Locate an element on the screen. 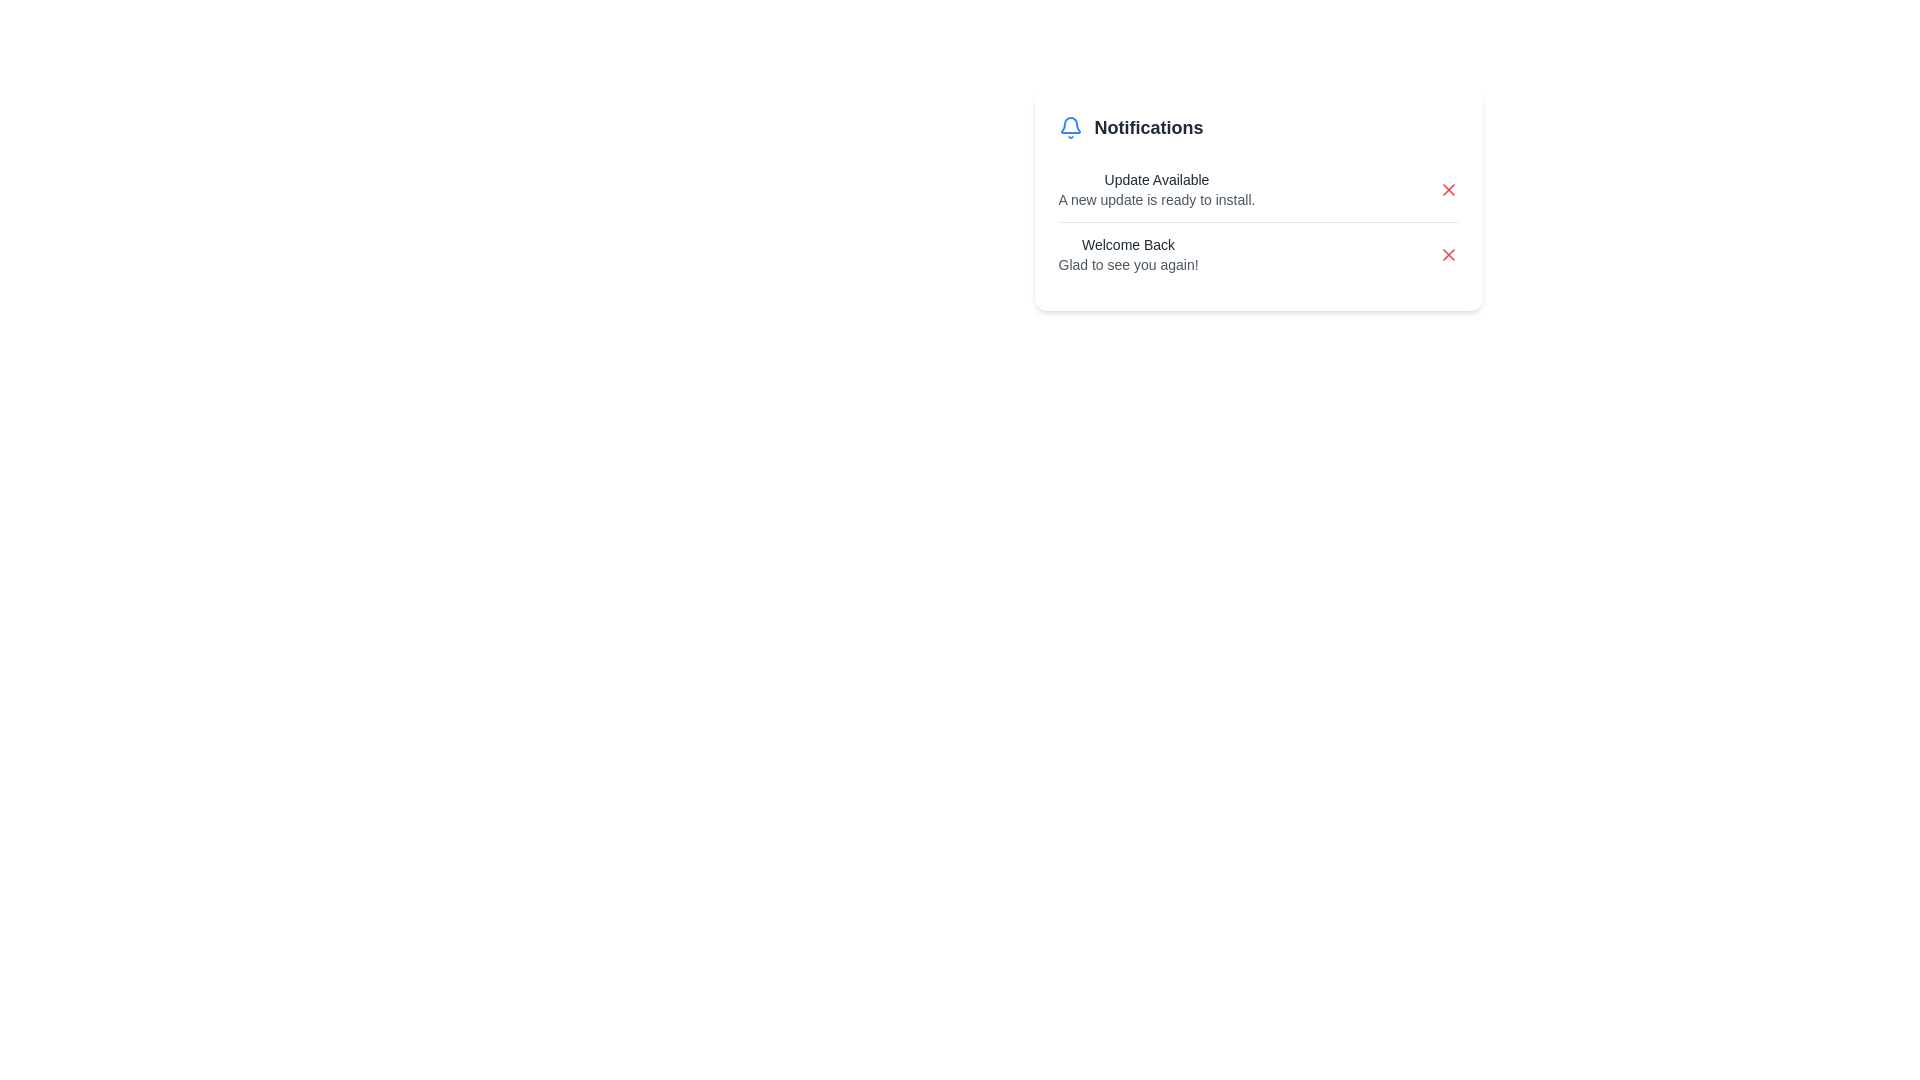 Image resolution: width=1920 pixels, height=1080 pixels. the Close button on the 'Welcome Back' notification is located at coordinates (1448, 253).